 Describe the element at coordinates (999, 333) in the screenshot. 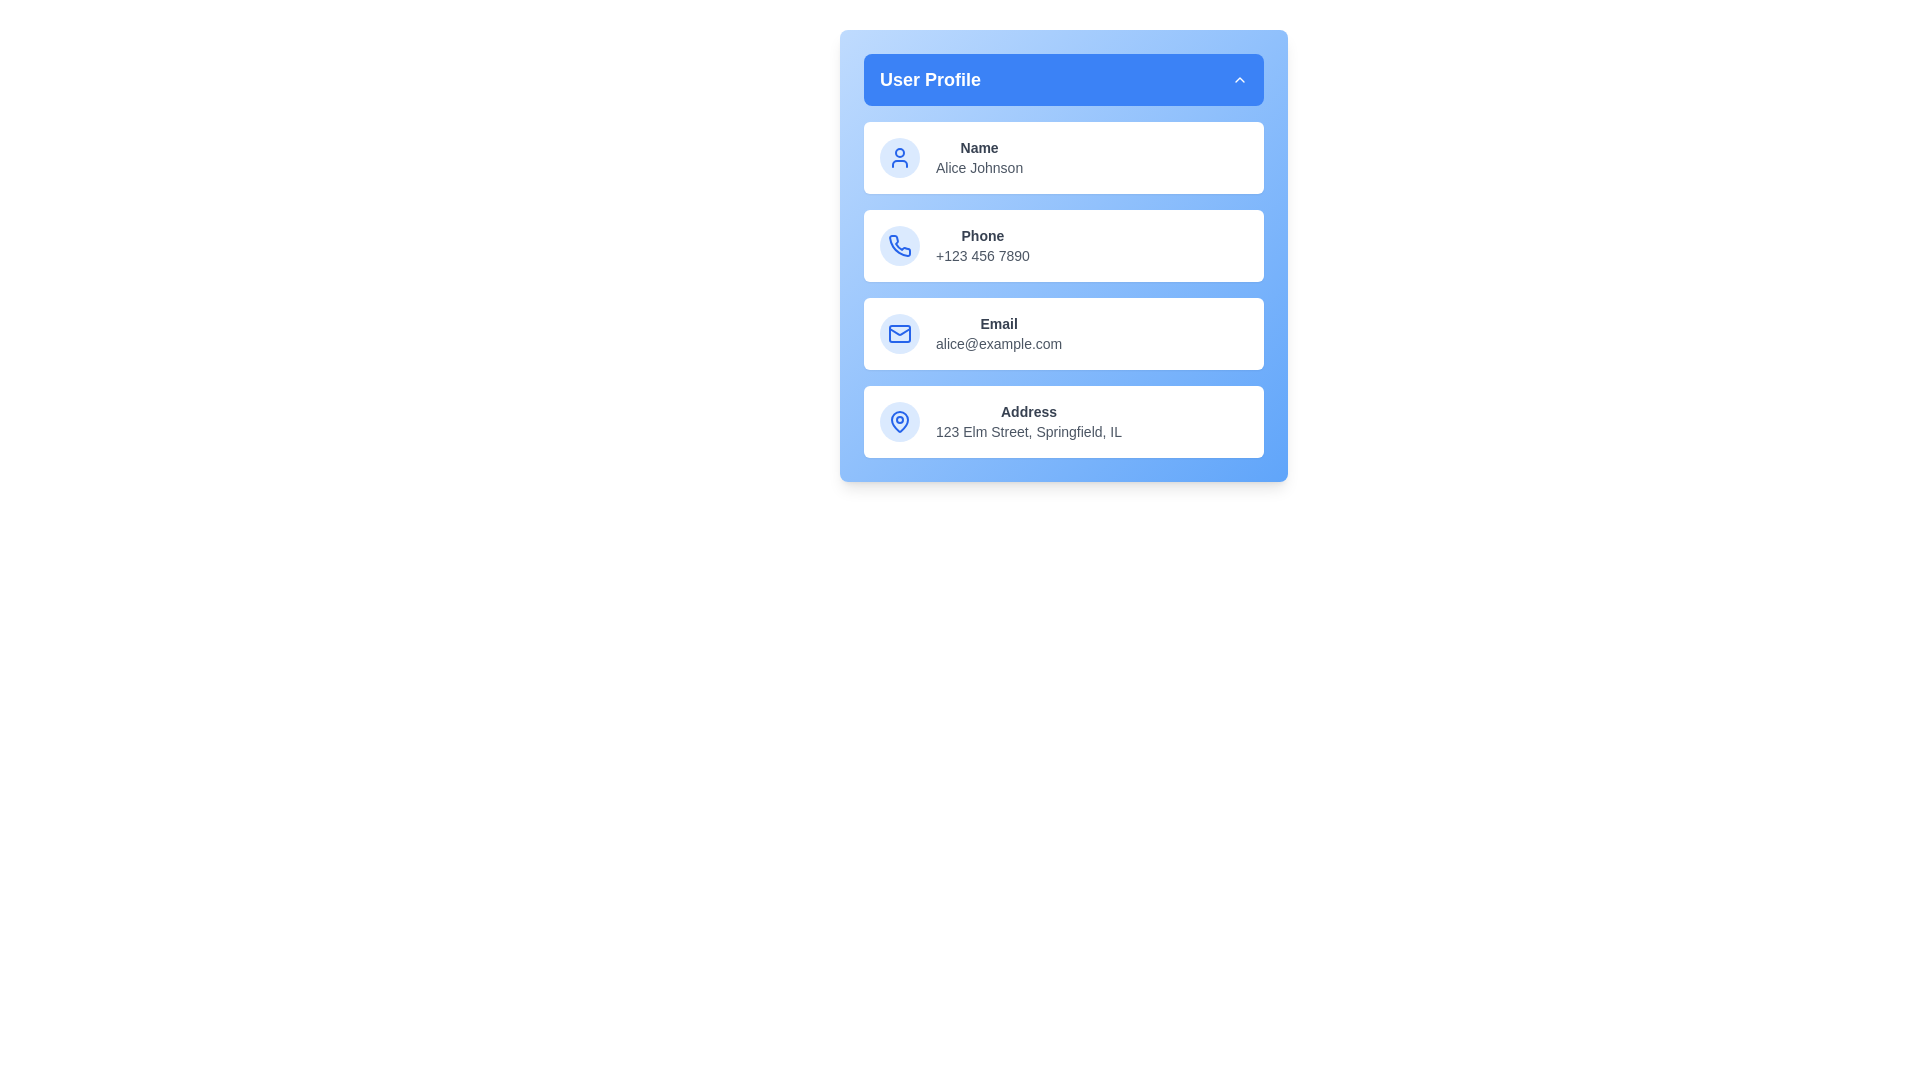

I see `the Text display component that shows 'Email' and 'alice@example.com', which is the third card in a list of user details, positioned between the 'Phone' and 'Address' cards` at that location.